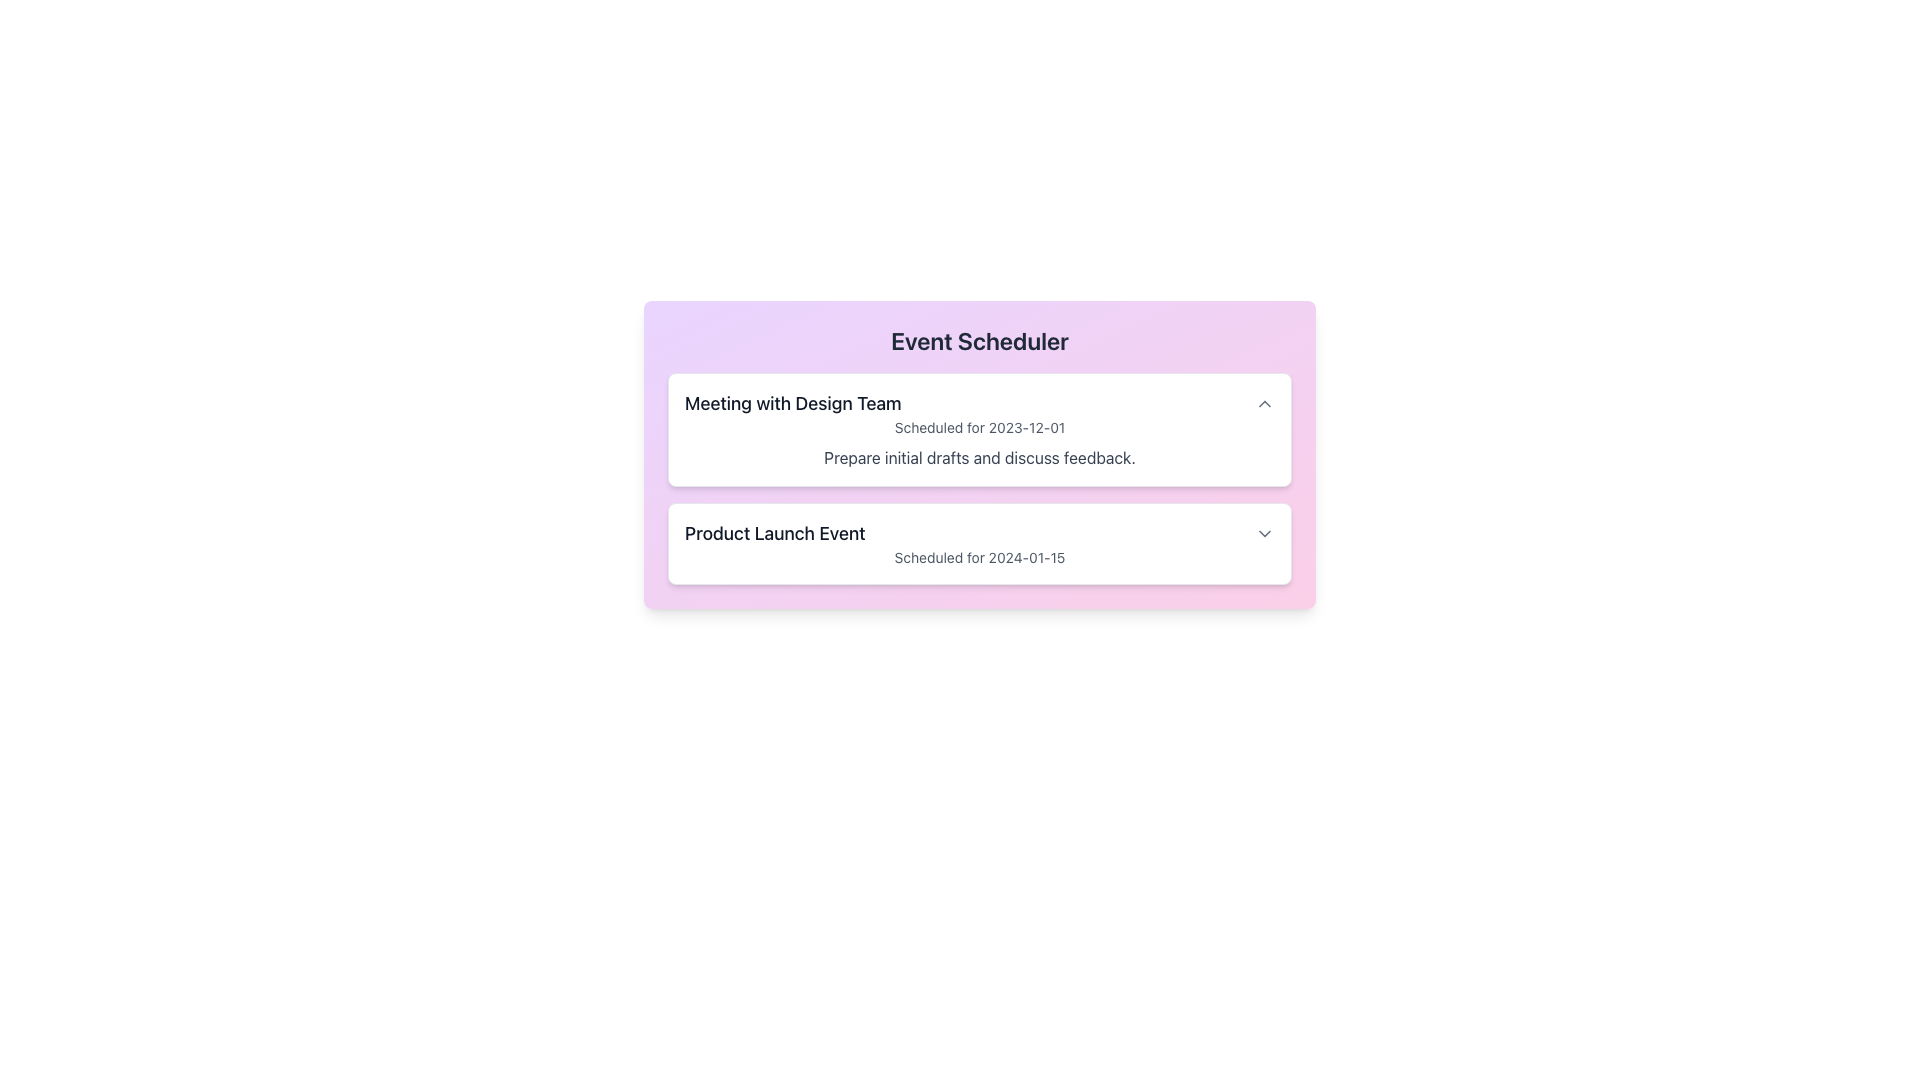 The image size is (1920, 1080). Describe the element at coordinates (792, 404) in the screenshot. I see `text label that says 'Meeting with Design Team', which is prominently displayed in bold black on a light background at the top-left of the Event Scheduler interface` at that location.